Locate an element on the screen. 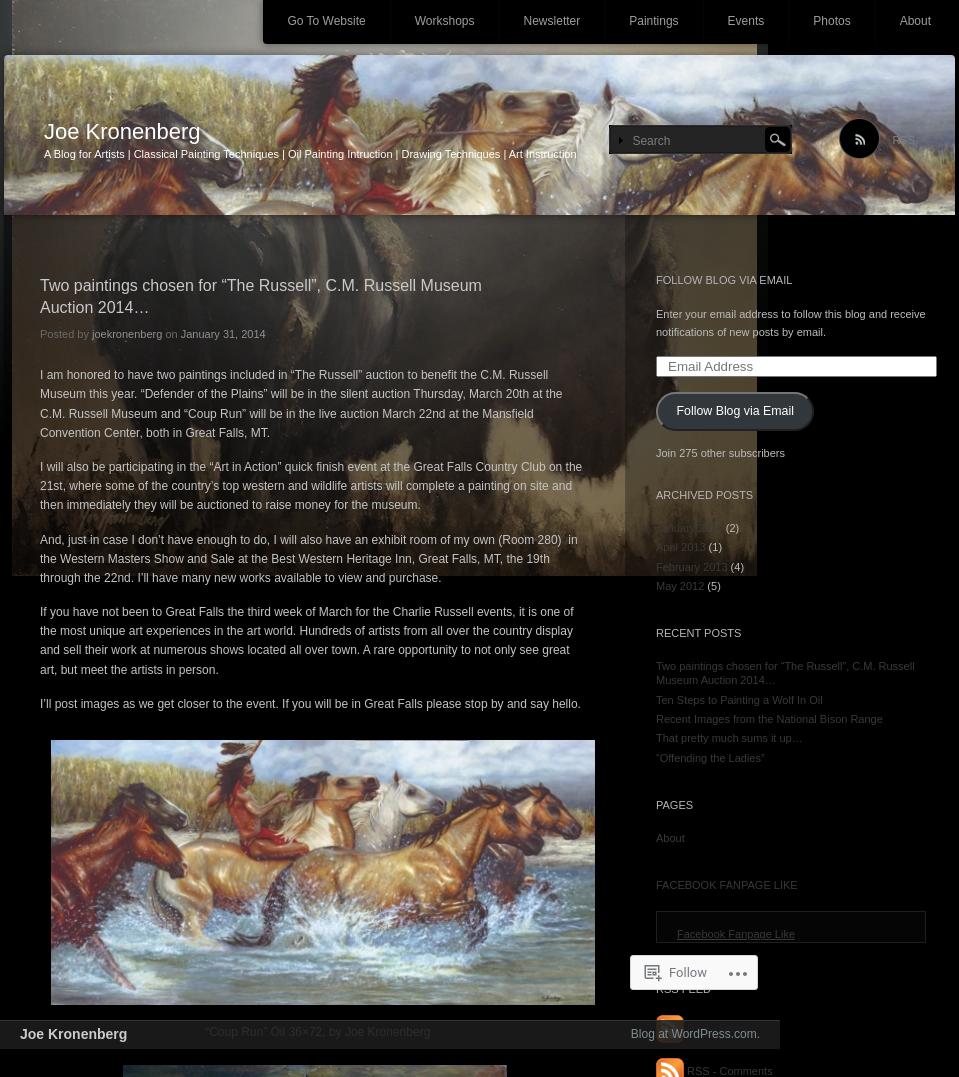 This screenshot has height=1077, width=959. '(1)' is located at coordinates (703, 547).